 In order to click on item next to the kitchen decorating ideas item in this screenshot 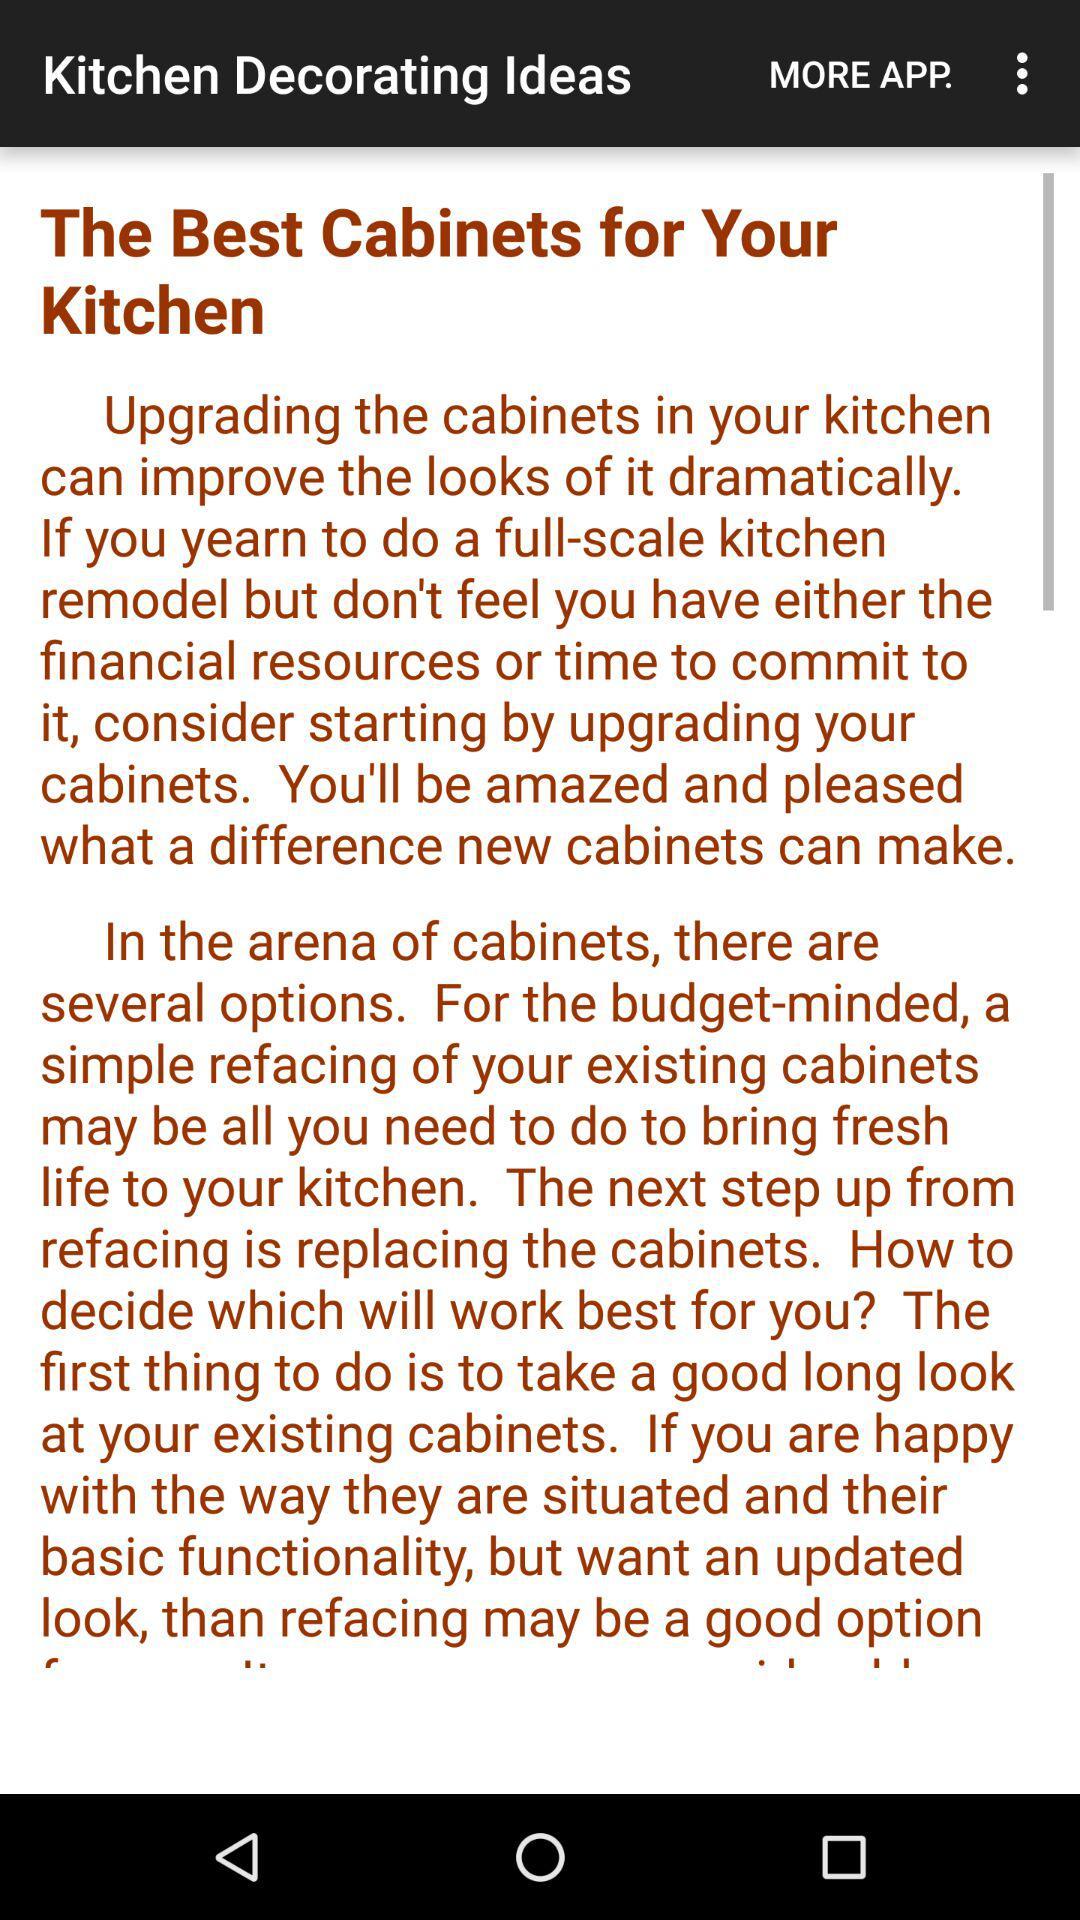, I will do `click(860, 73)`.